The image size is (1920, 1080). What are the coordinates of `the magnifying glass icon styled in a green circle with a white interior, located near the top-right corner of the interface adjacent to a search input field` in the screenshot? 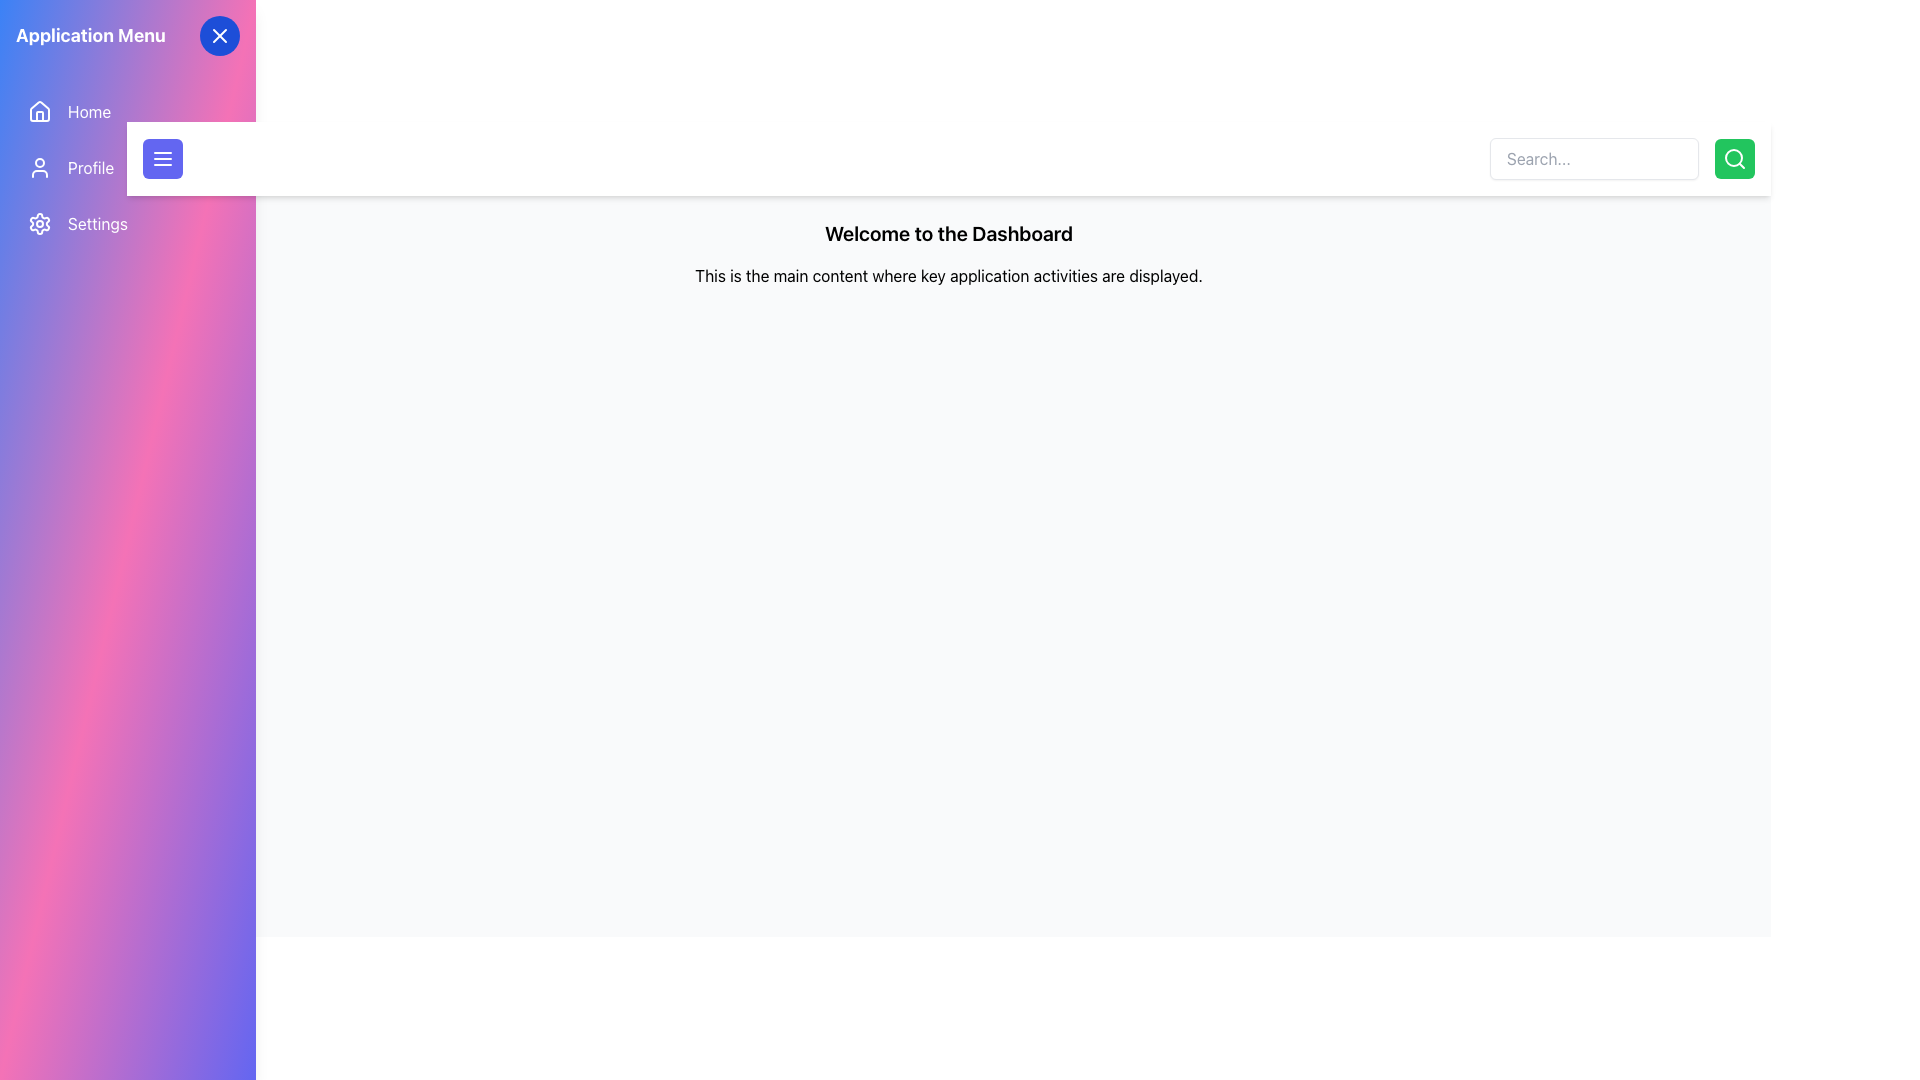 It's located at (1733, 157).